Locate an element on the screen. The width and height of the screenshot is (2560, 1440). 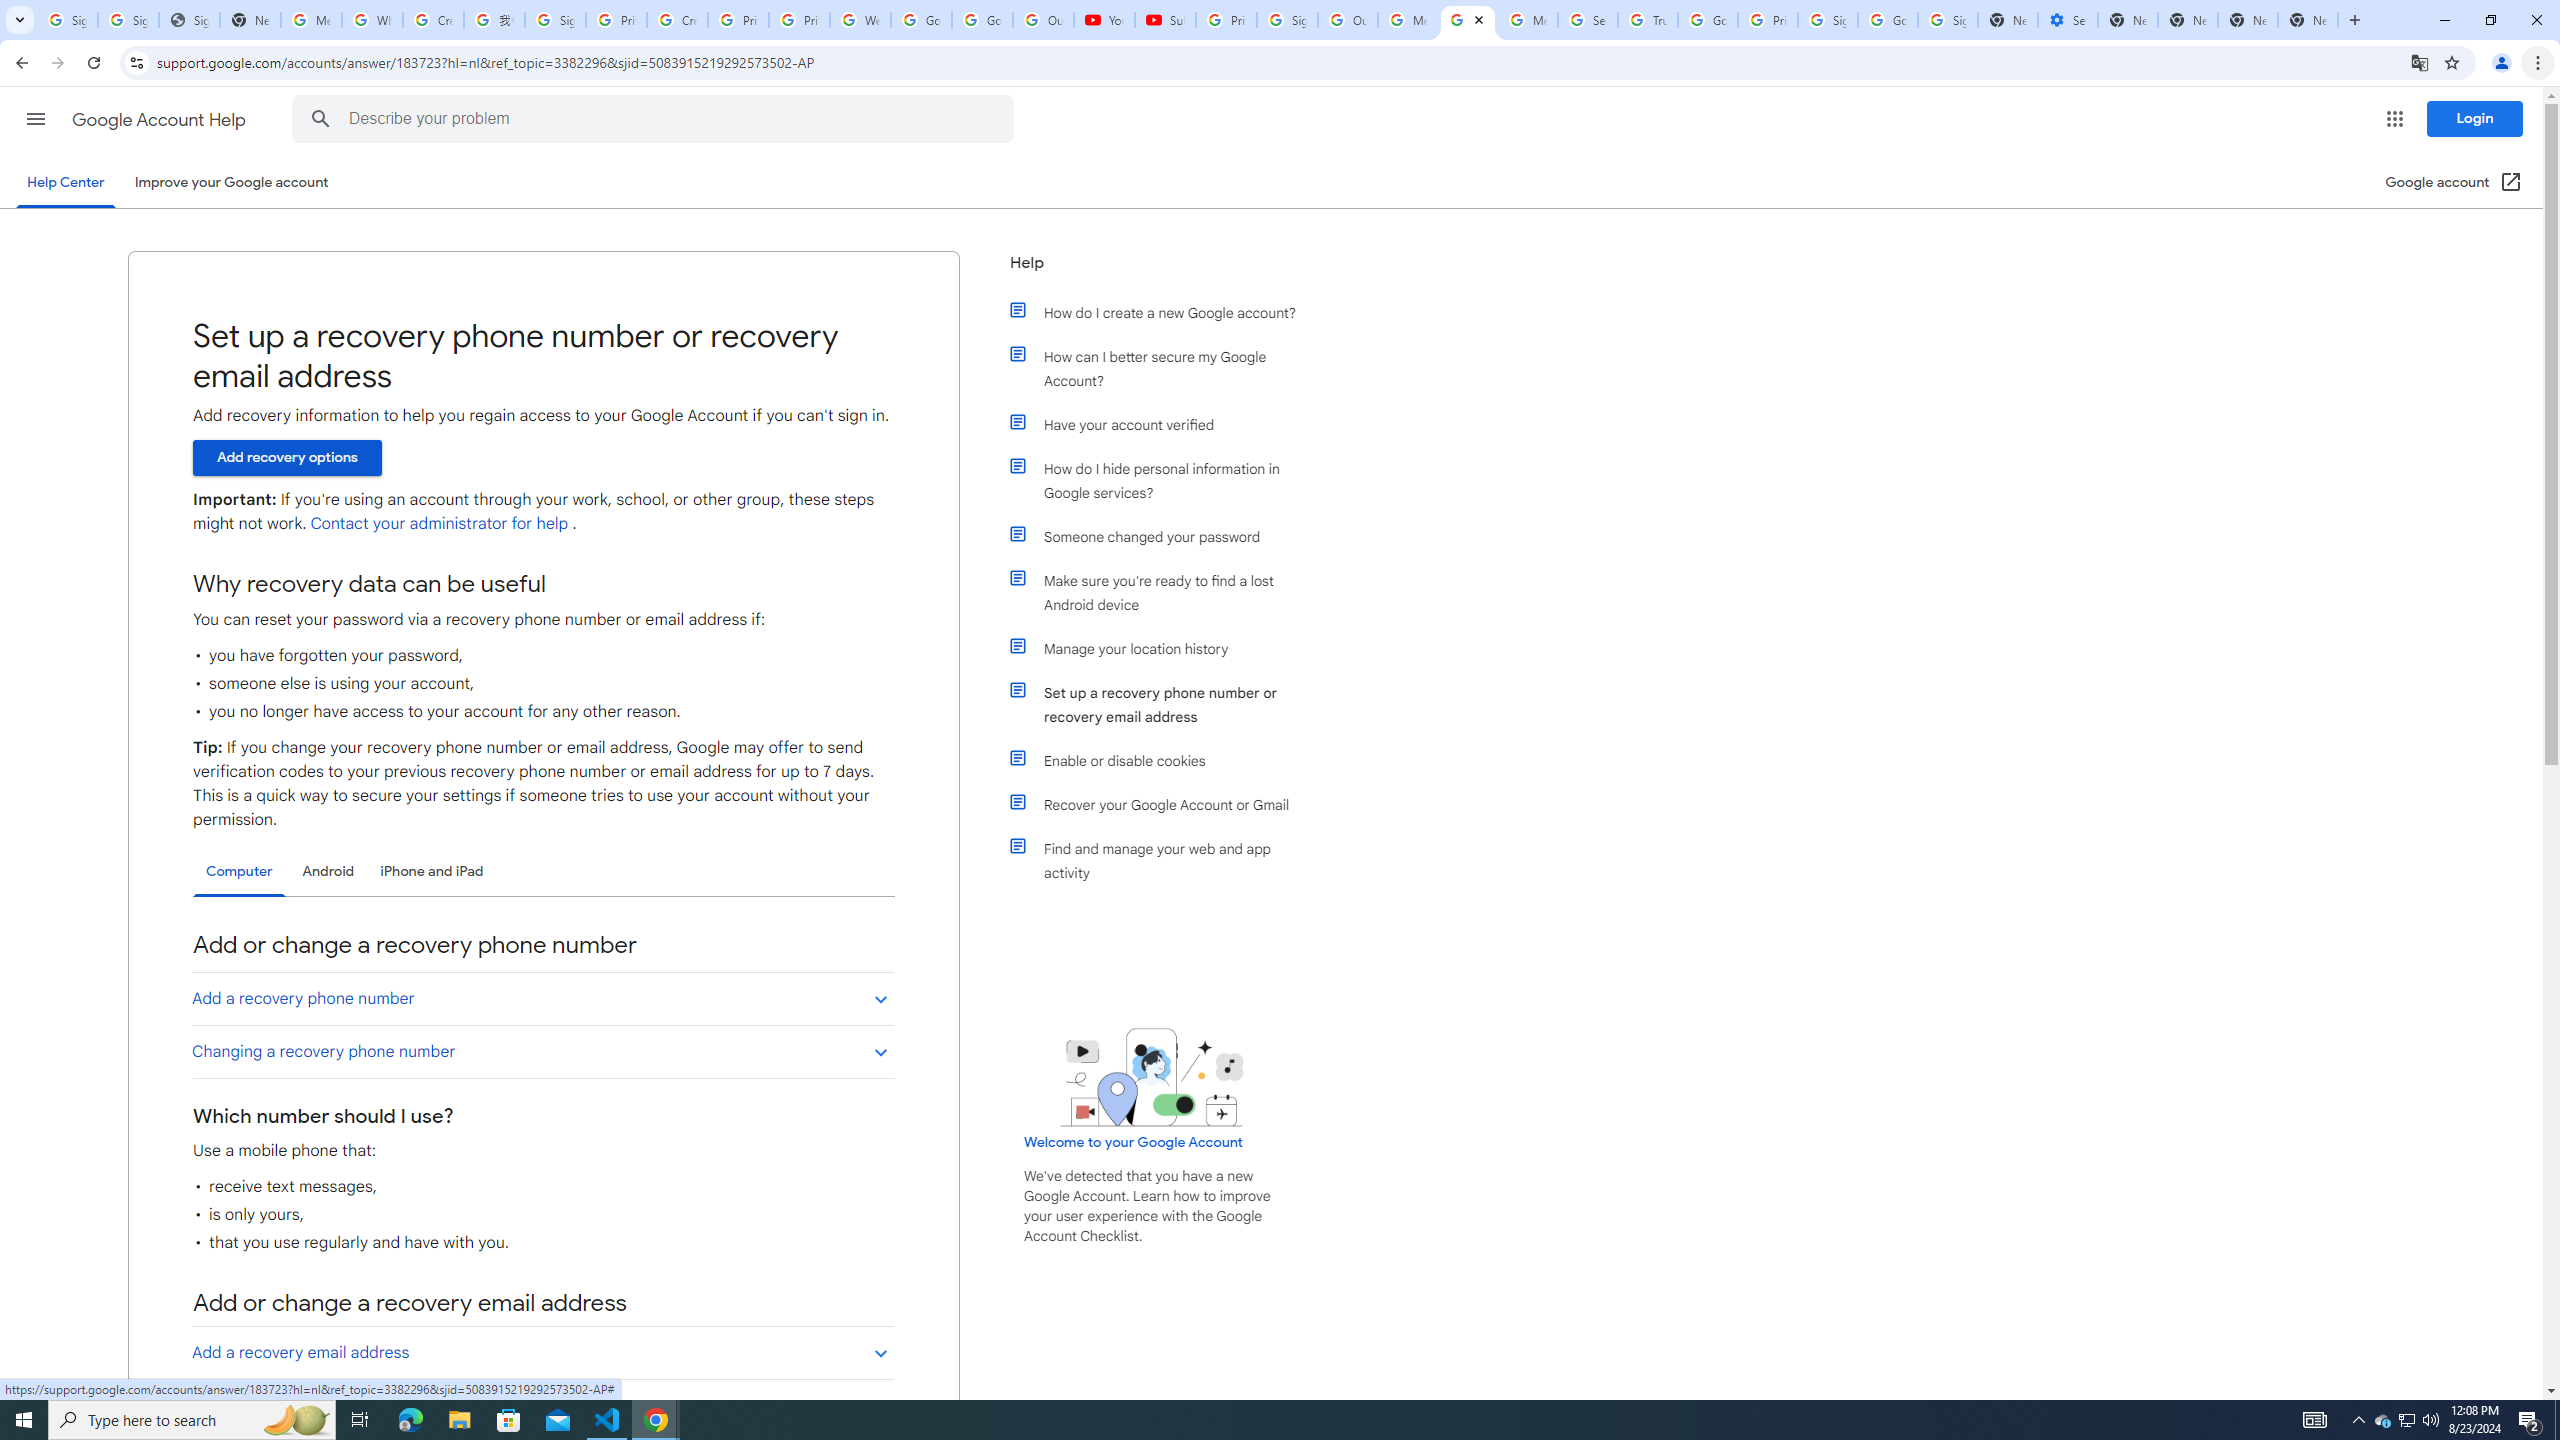
'Search the Help Center' is located at coordinates (319, 118).